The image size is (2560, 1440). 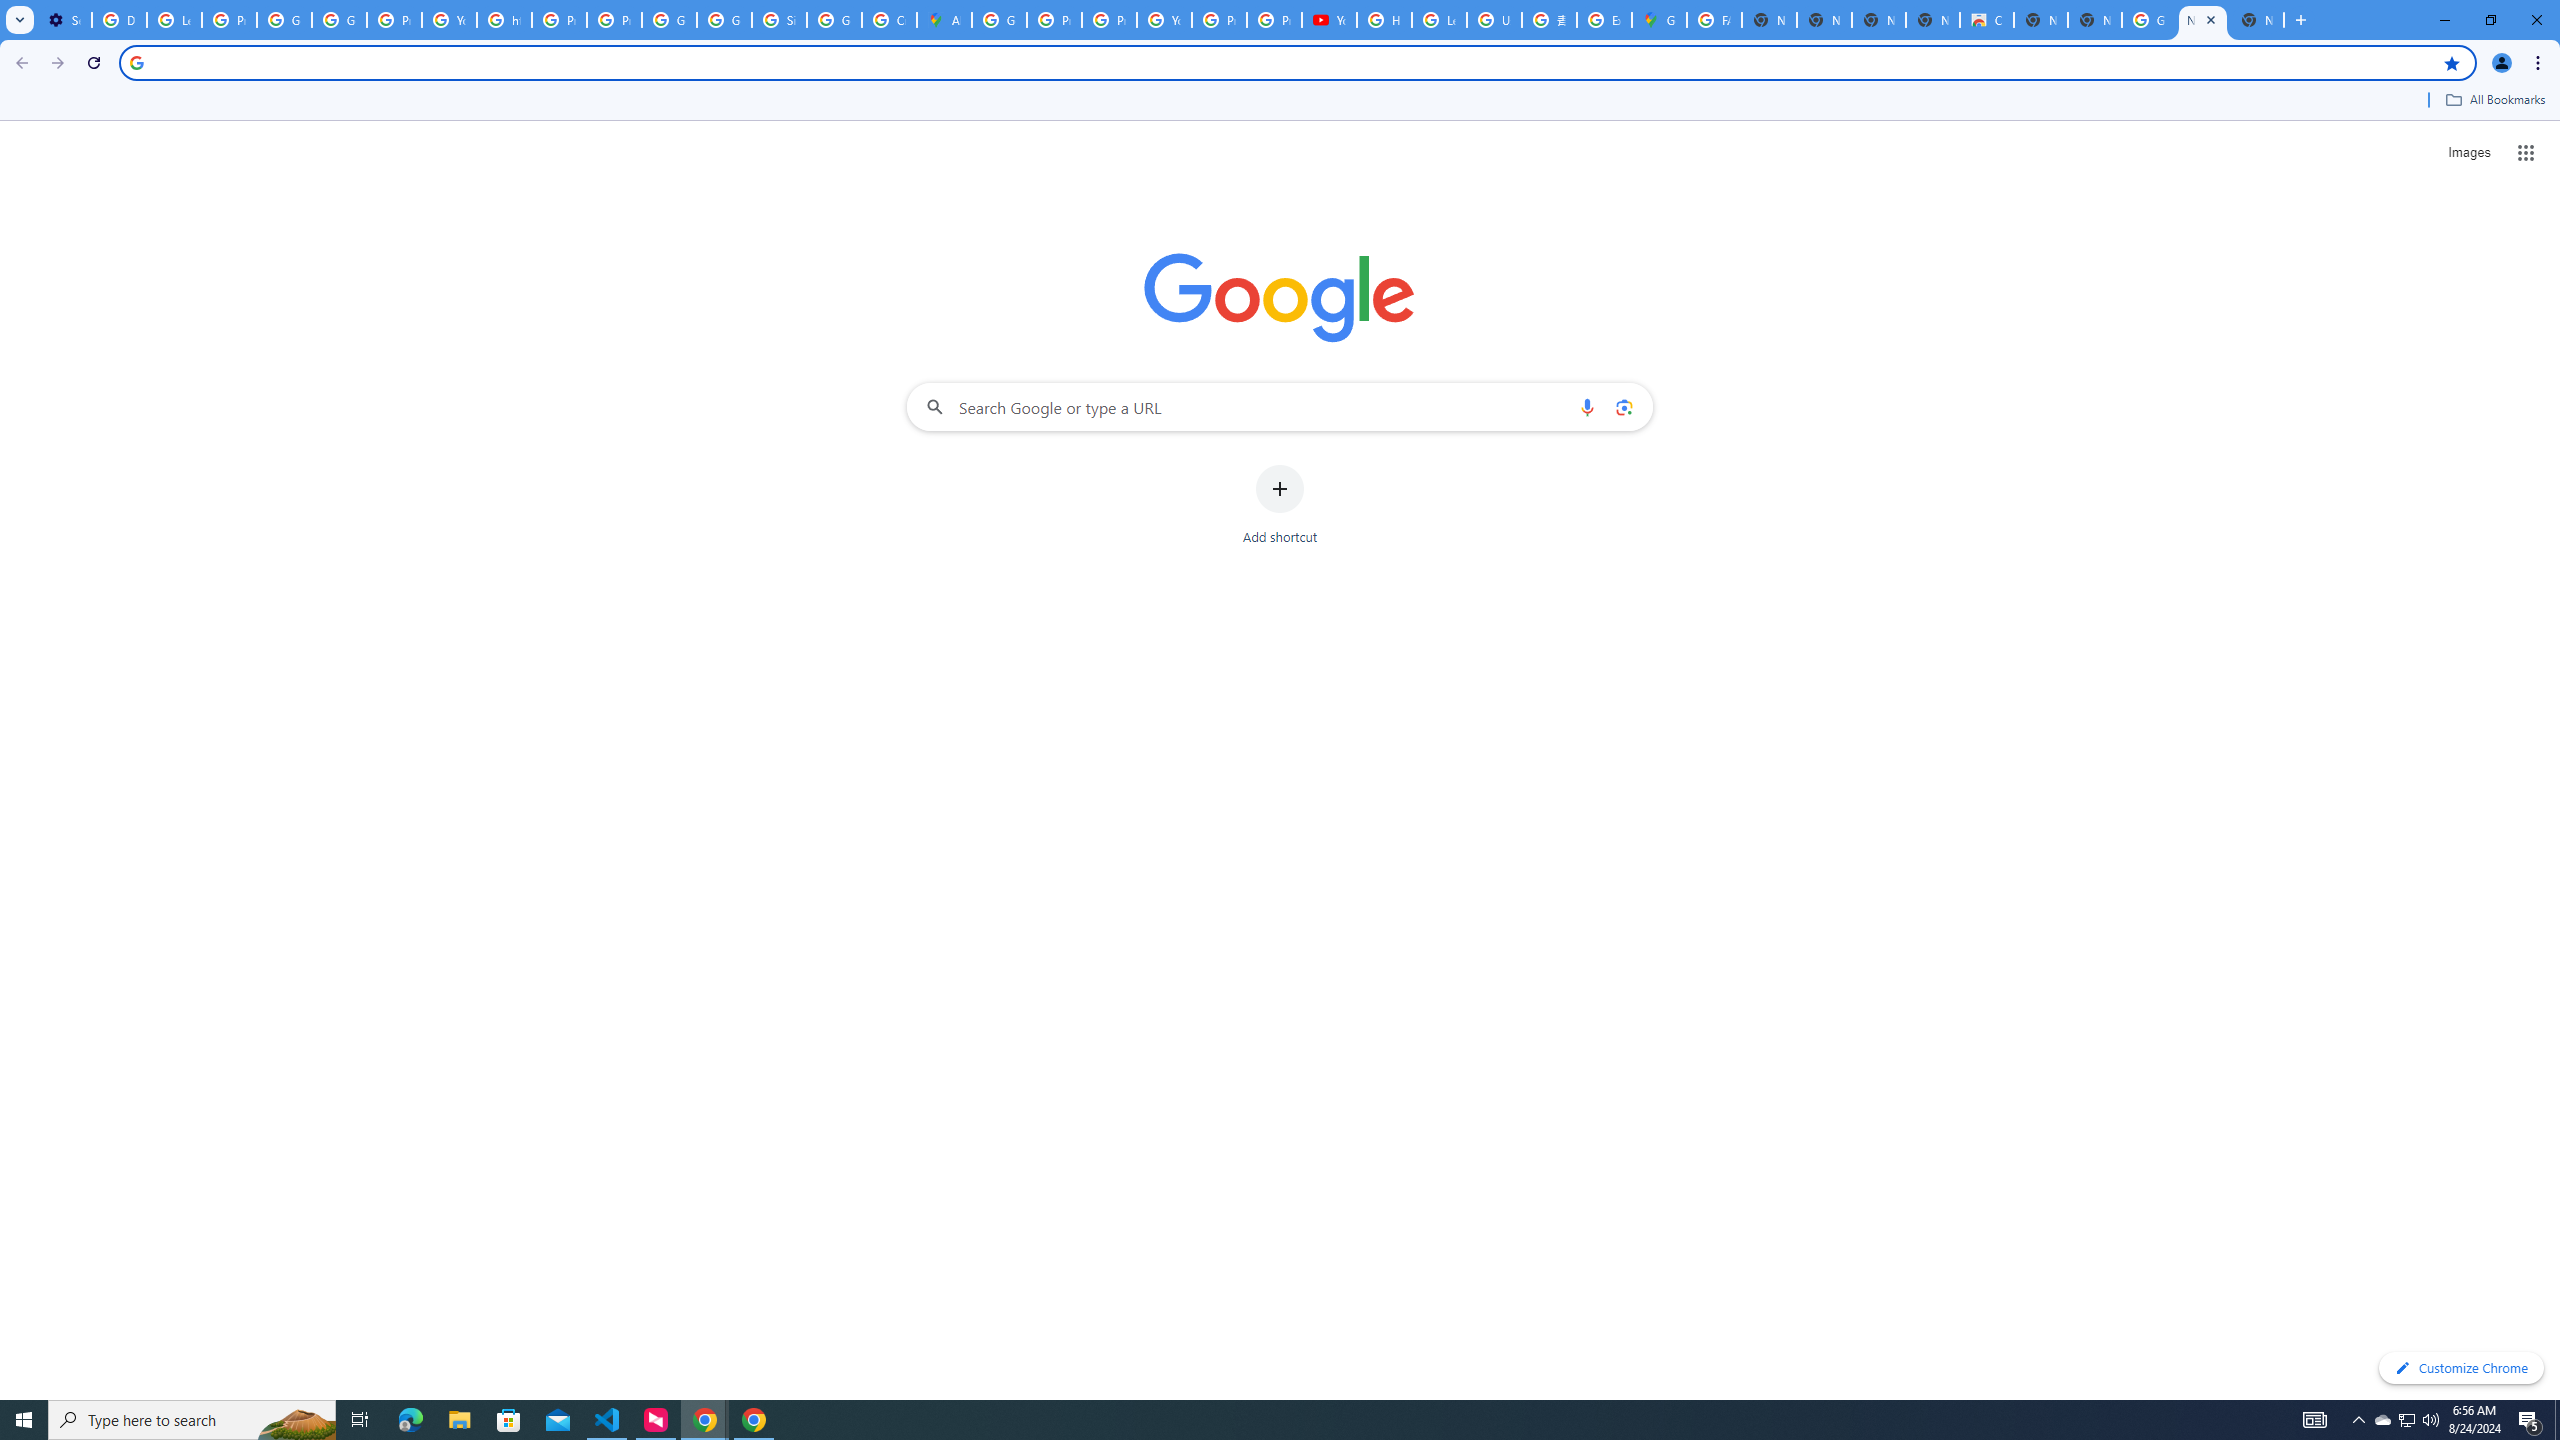 I want to click on 'Privacy Checkup', so click(x=1273, y=19).